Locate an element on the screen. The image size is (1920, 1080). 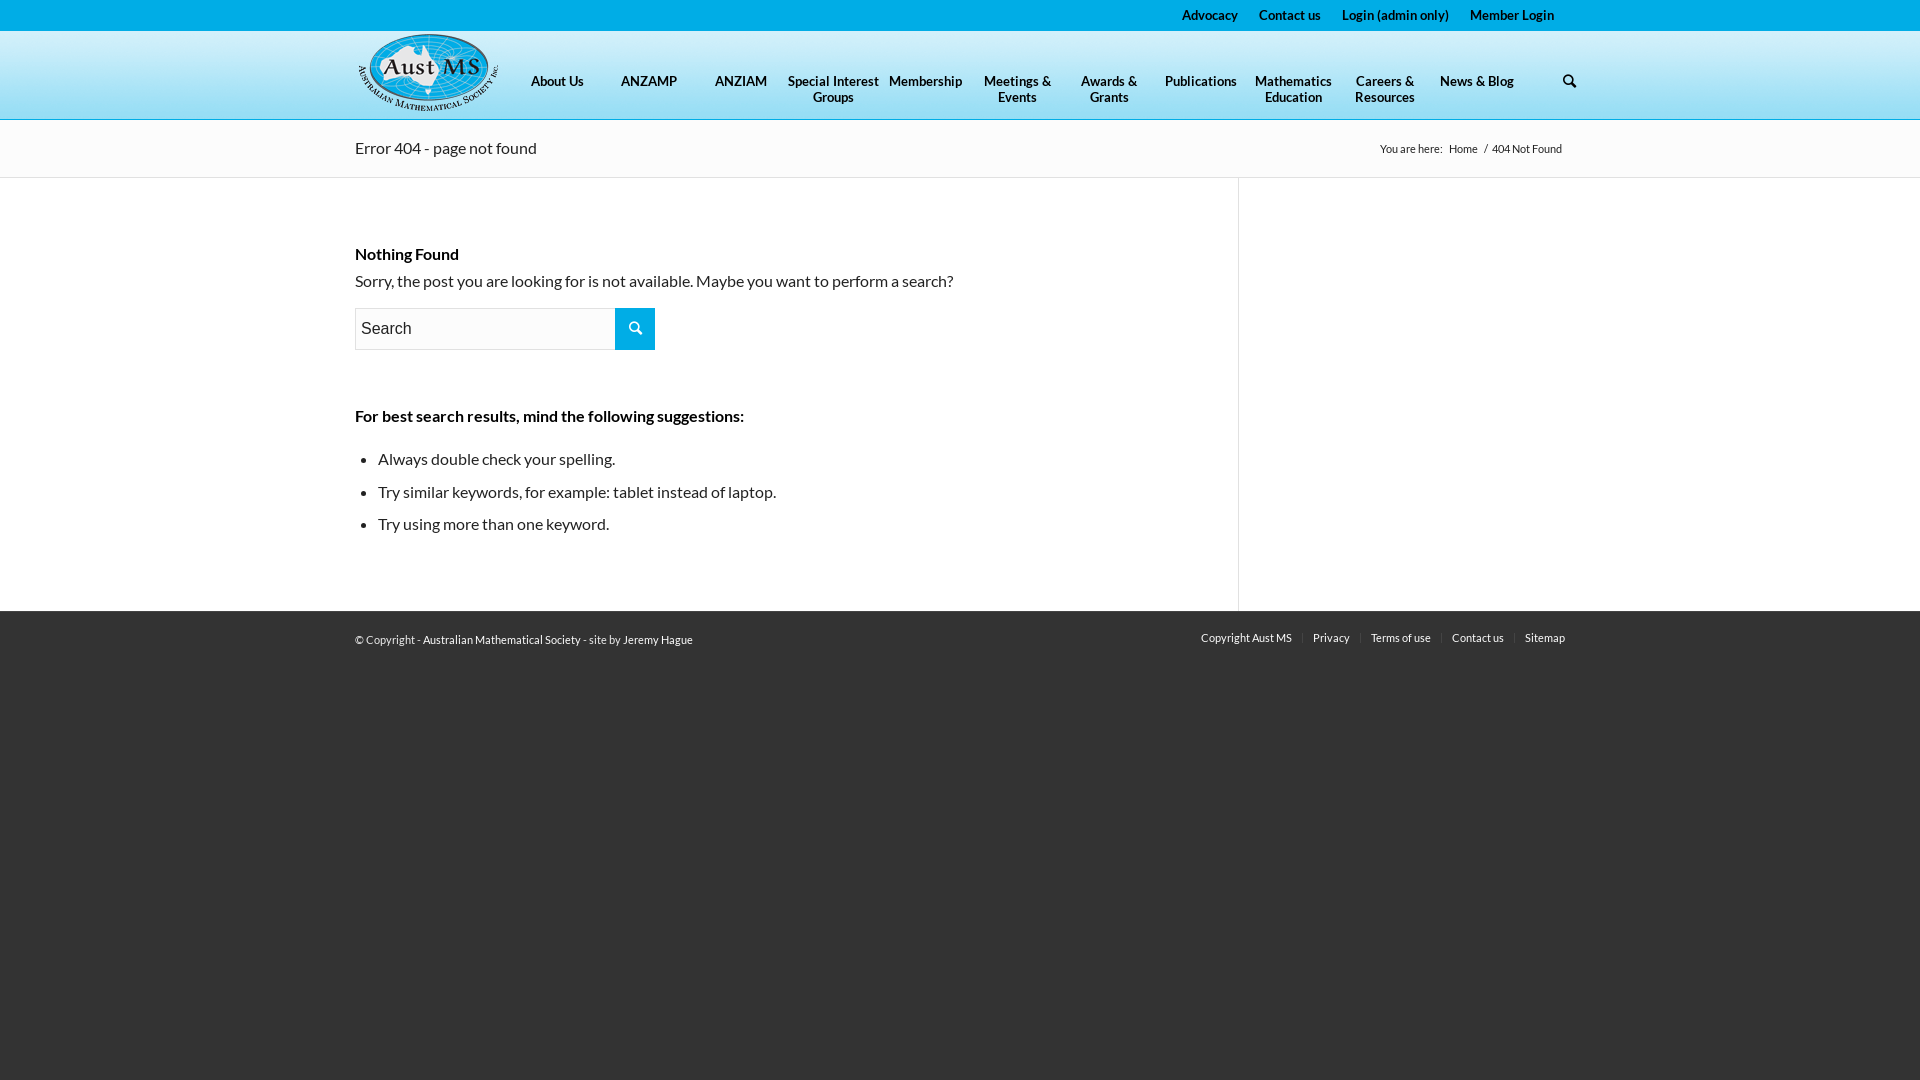
'Contact us' is located at coordinates (1478, 637).